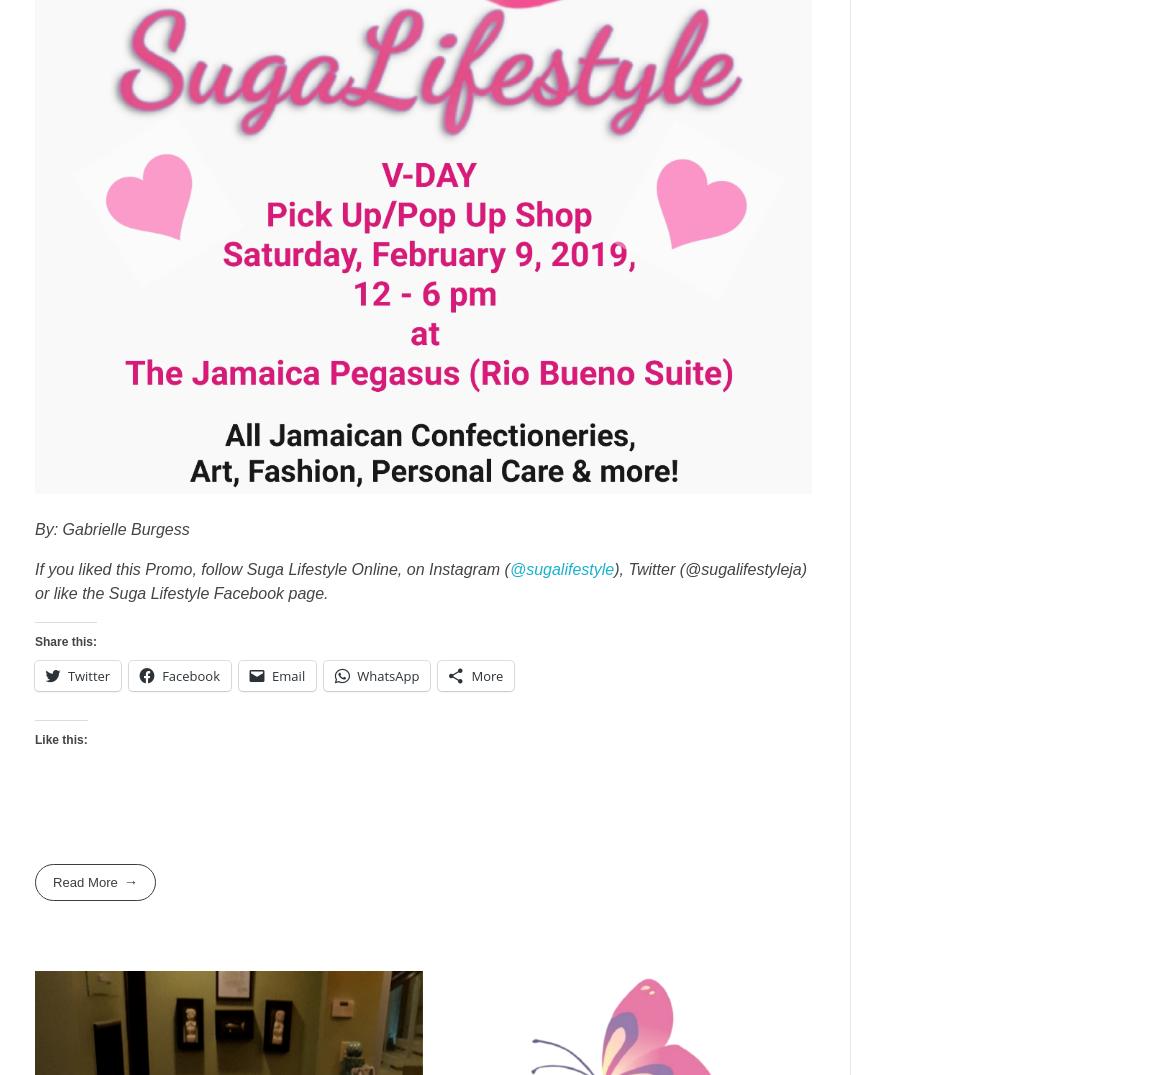 The image size is (1150, 1075). I want to click on 'Email', so click(288, 675).